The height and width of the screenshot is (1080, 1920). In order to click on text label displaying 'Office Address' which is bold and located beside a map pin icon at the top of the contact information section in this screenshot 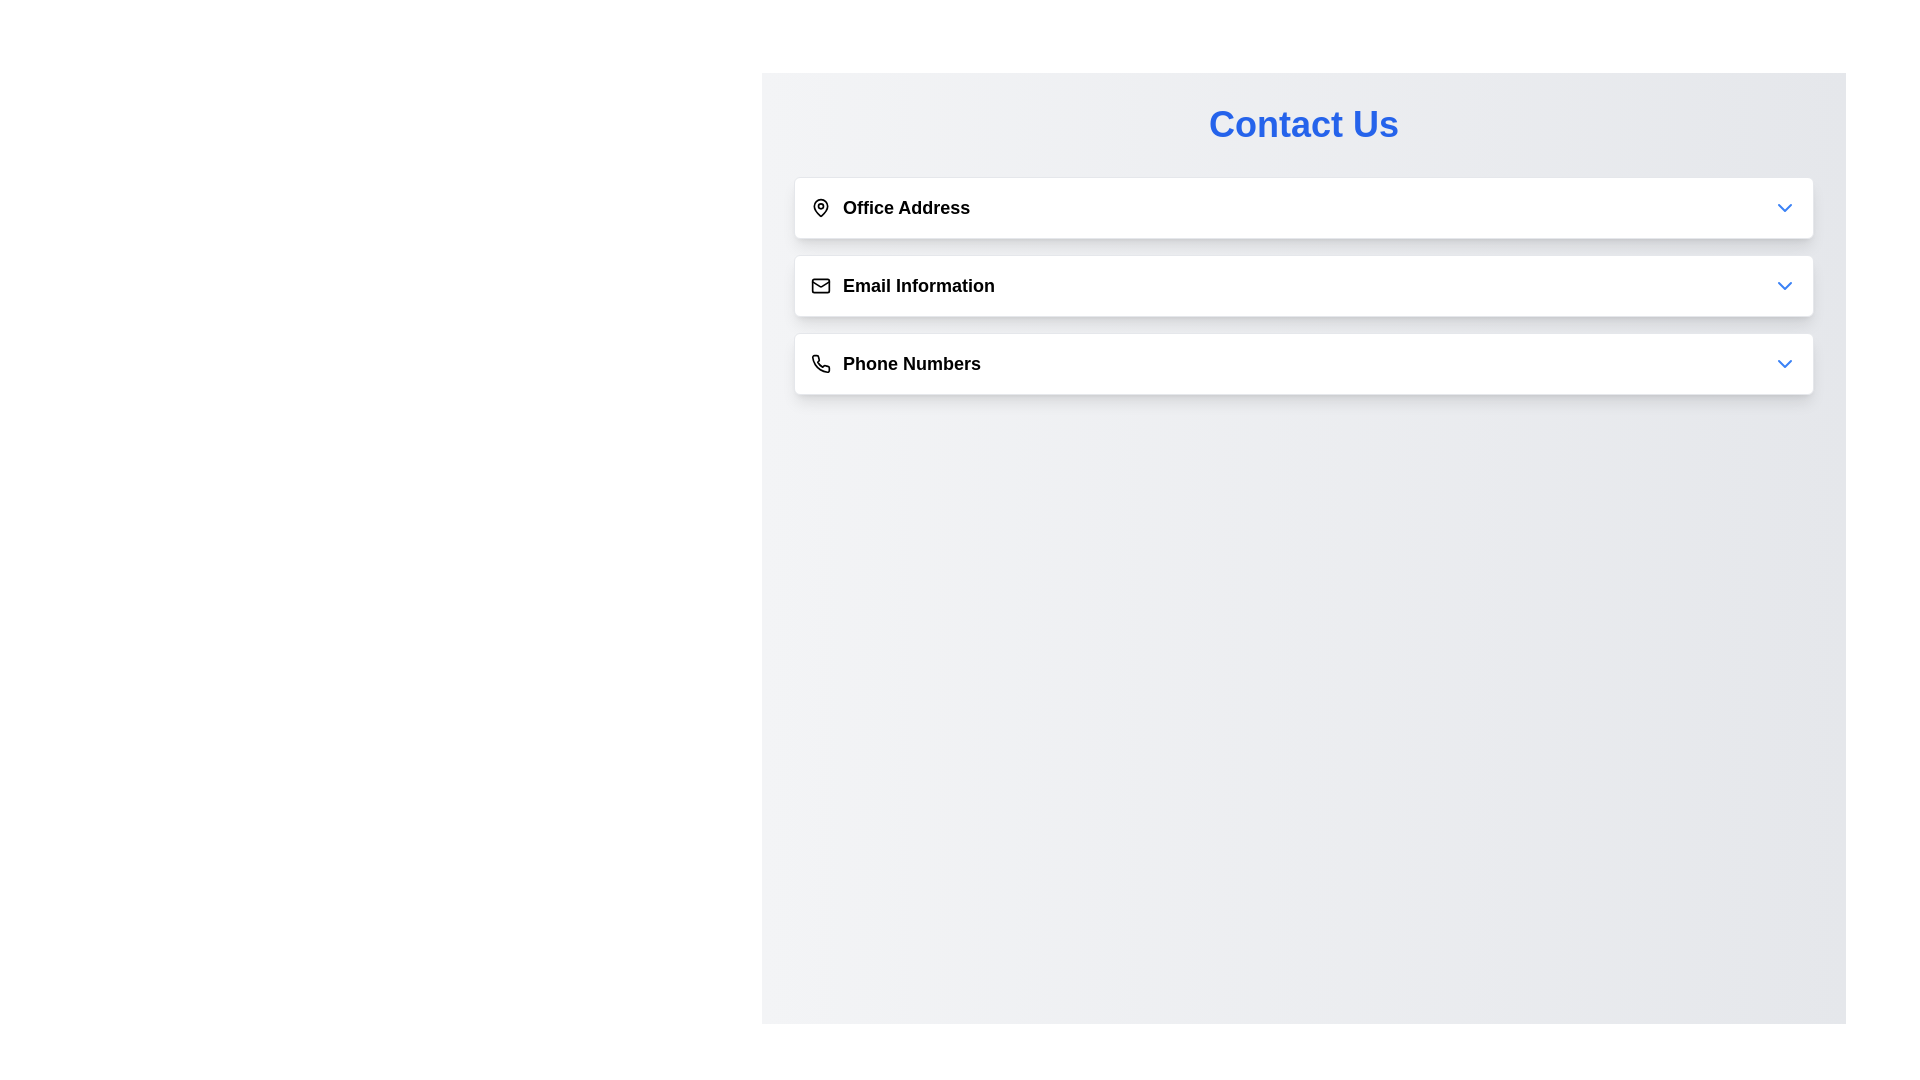, I will do `click(905, 208)`.